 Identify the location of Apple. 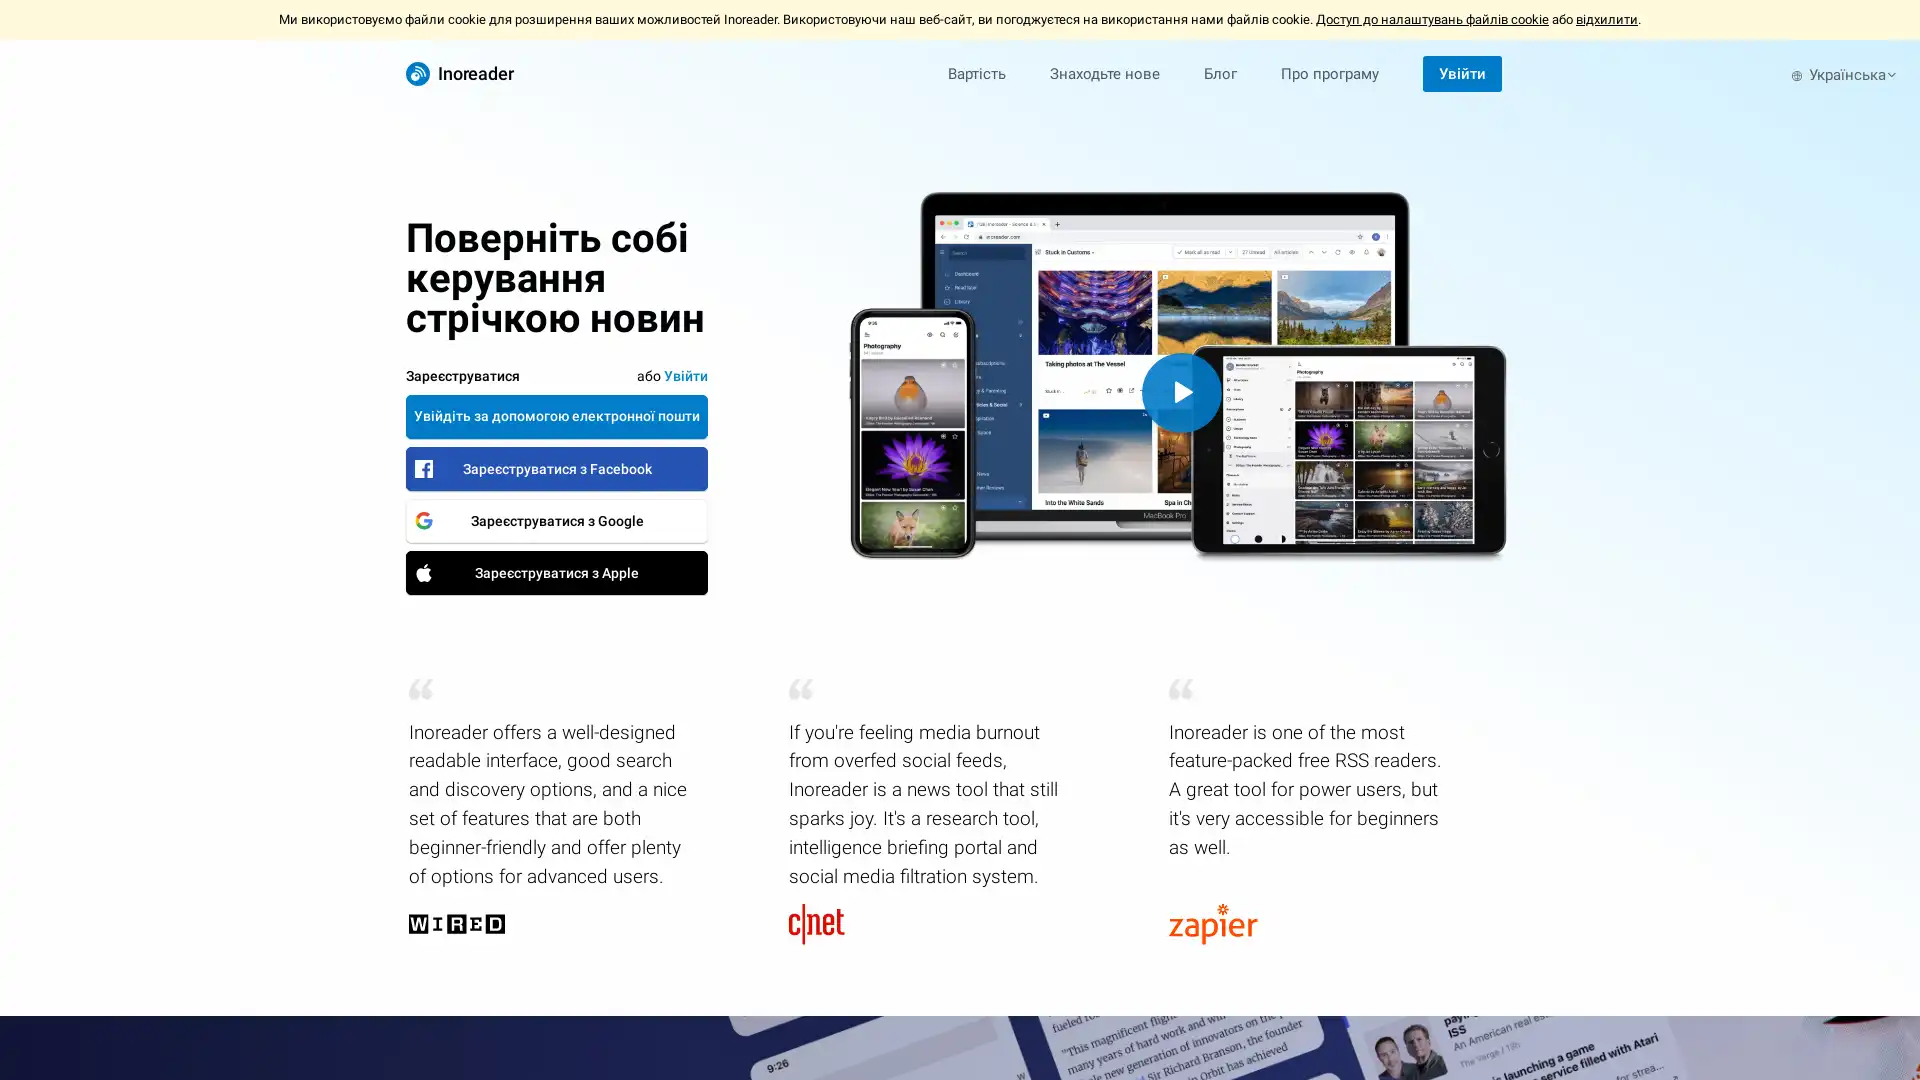
(556, 571).